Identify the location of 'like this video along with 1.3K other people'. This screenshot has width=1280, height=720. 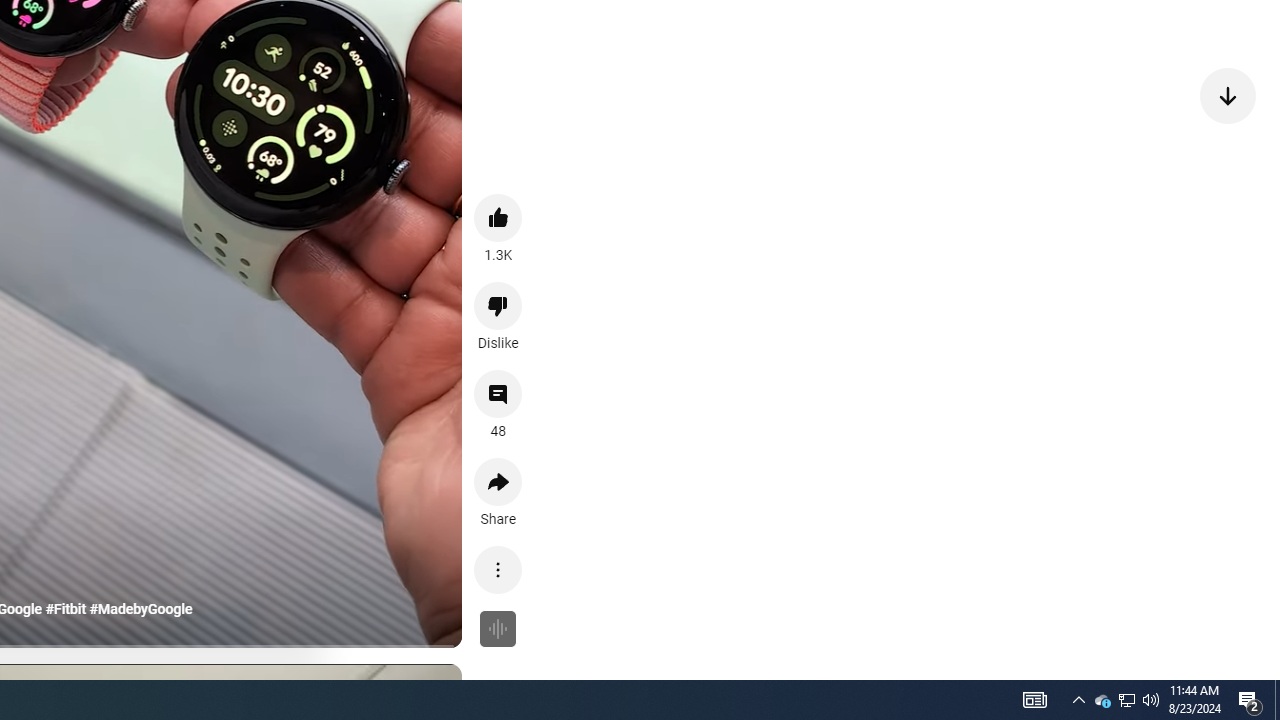
(498, 217).